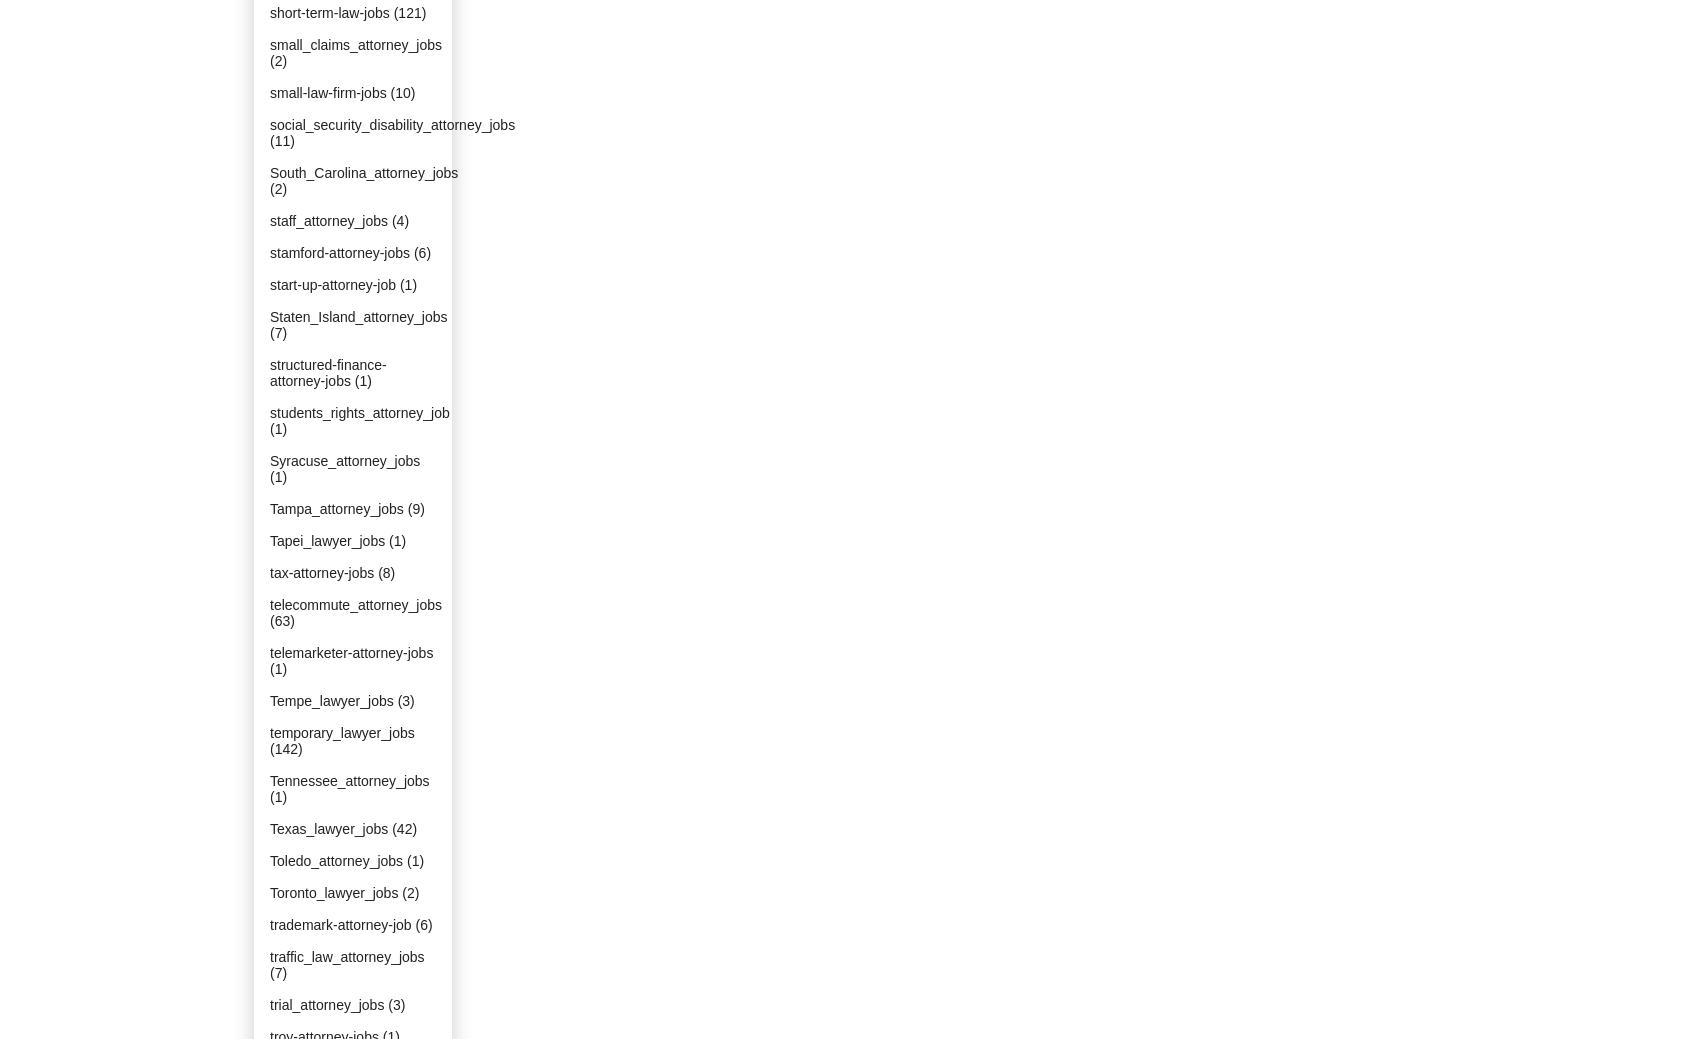 The image size is (1700, 1039). What do you see at coordinates (320, 573) in the screenshot?
I see `'tax-attorney-jobs'` at bounding box center [320, 573].